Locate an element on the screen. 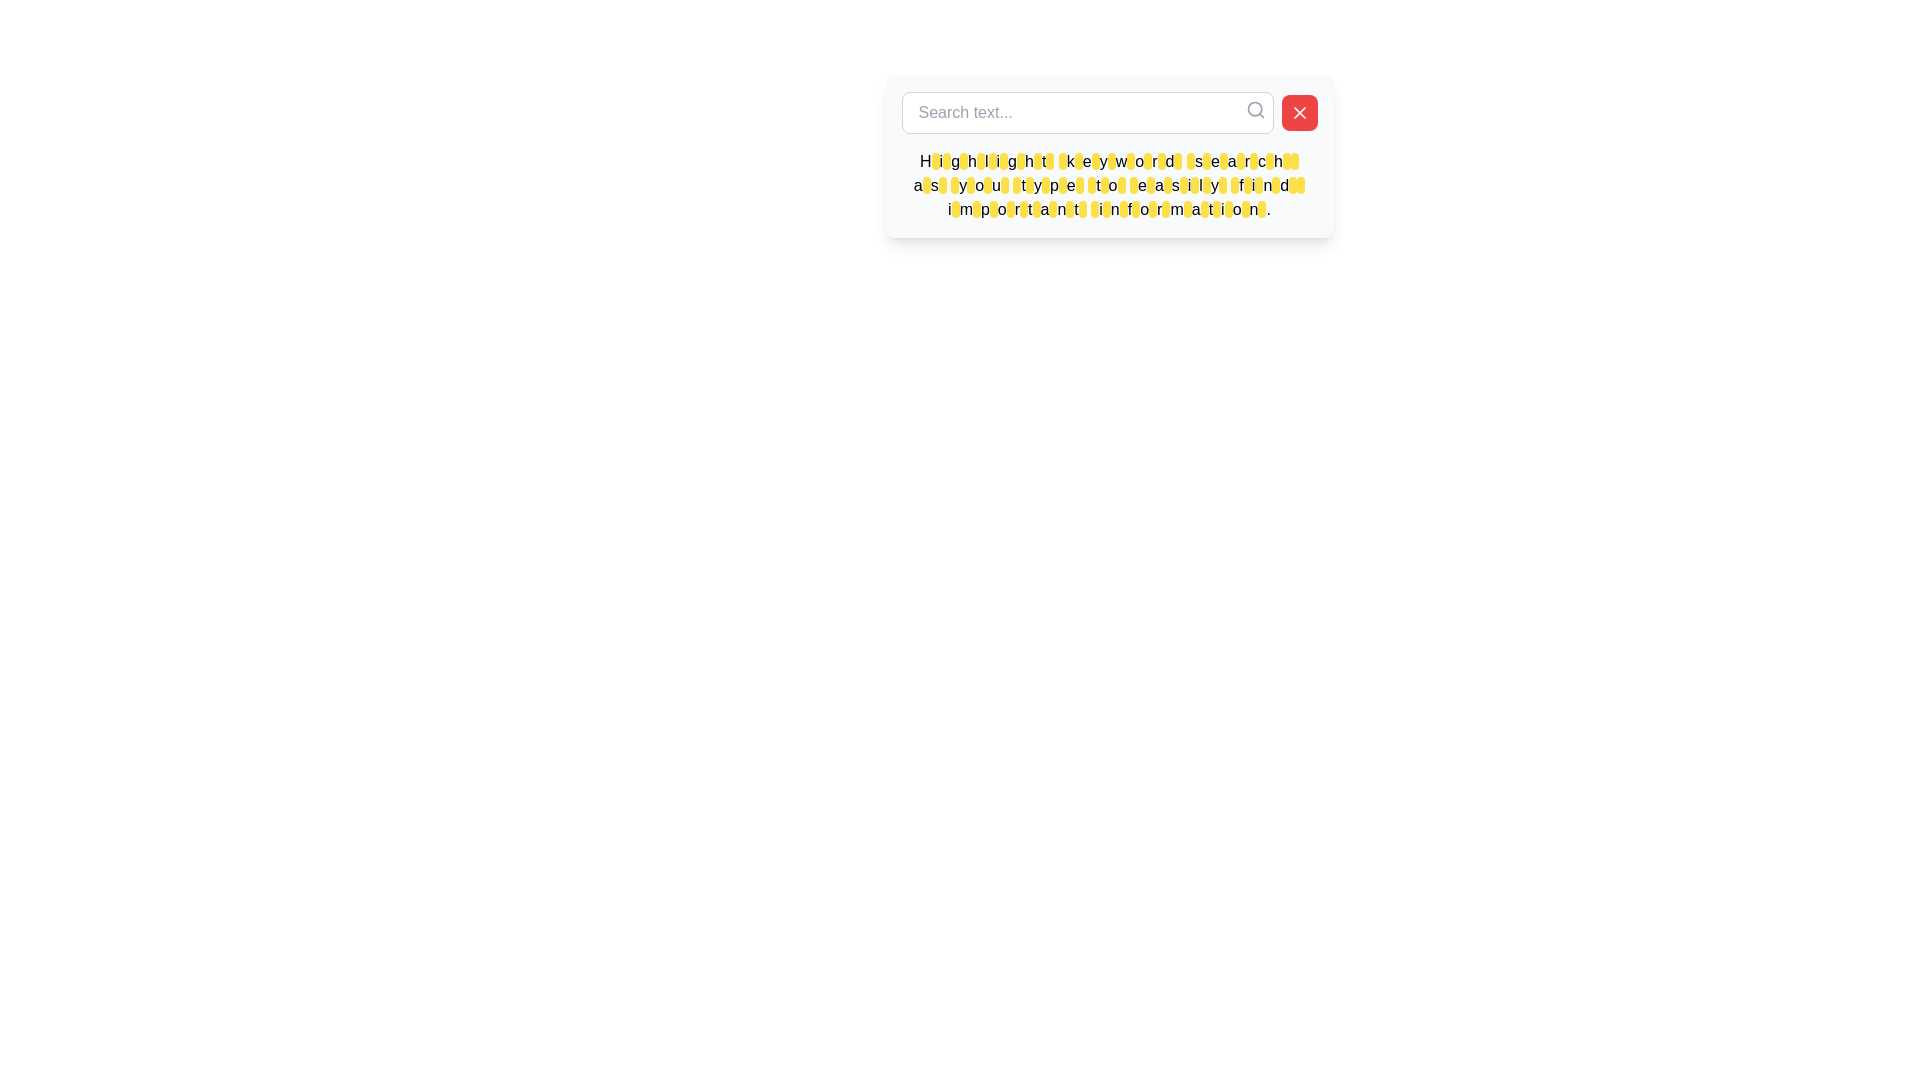  the small rectangular Text Highlight or Marker with a yellow background and black outline, located in the fourth row at the rightmost position among similar elements is located at coordinates (1258, 185).